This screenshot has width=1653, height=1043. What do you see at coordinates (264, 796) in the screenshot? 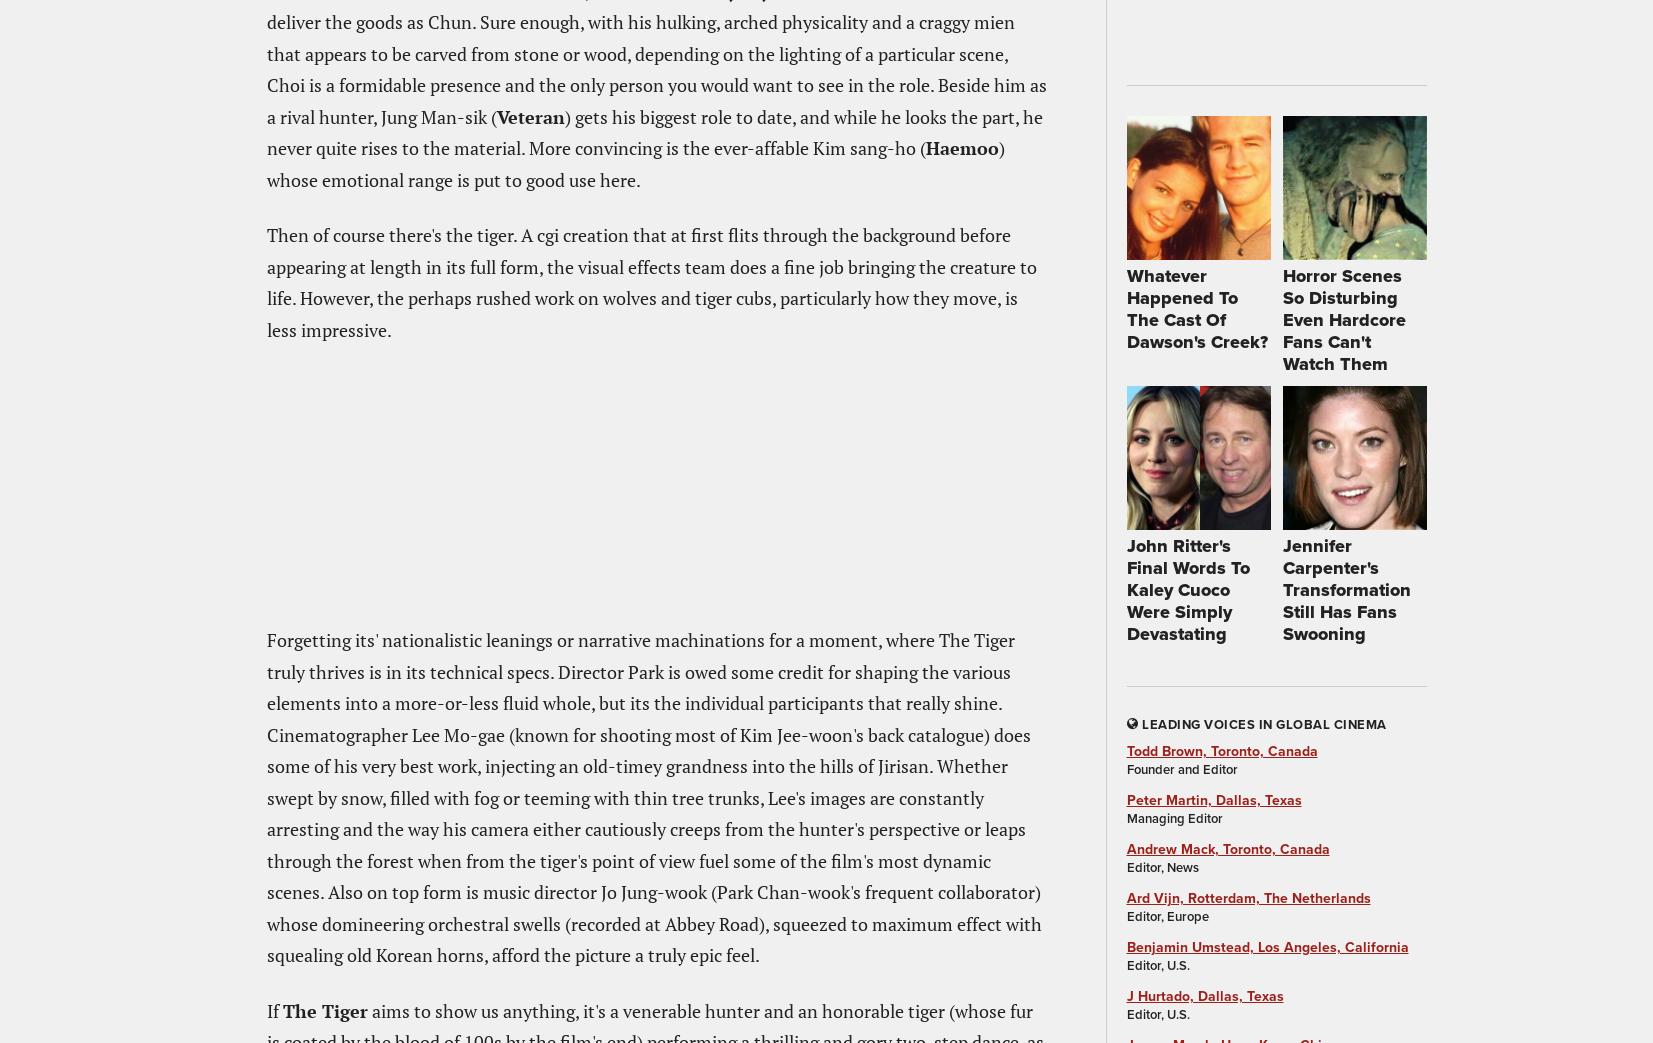
I see `'Forgetting its' nationalistic leanings or narrative machinations for a moment, where The Tiger truly thrives is in its technical specs. Director Park is owed some credit for shaping the various elements into a more-or-less fluid whole, but its the individual participants that really shine. Cinematographer Lee Mo-gae (known for shooting most of Kim Jee-woon's back catalogue) does some of his very best work, injecting an old-timey grandness into the hills of Jirisan. Whether swept by snow, filled with fog or teeming with thin tree trunks, Lee's images are constantly arresting and the way his camera either cautiously creeps from the hunter's perspective or leaps through the forest when from the tiger's point of view fuel some of the film's most dynamic scenes. Also on top form is music director Jo Jung-wook (Park Chan-wook's frequent collaborator) whose domineering orchestral swells (recorded at Abbey Road), squeezed to maximum effect with squealing old Korean horns, afford the picture a truly epic feel.'` at bounding box center [264, 796].